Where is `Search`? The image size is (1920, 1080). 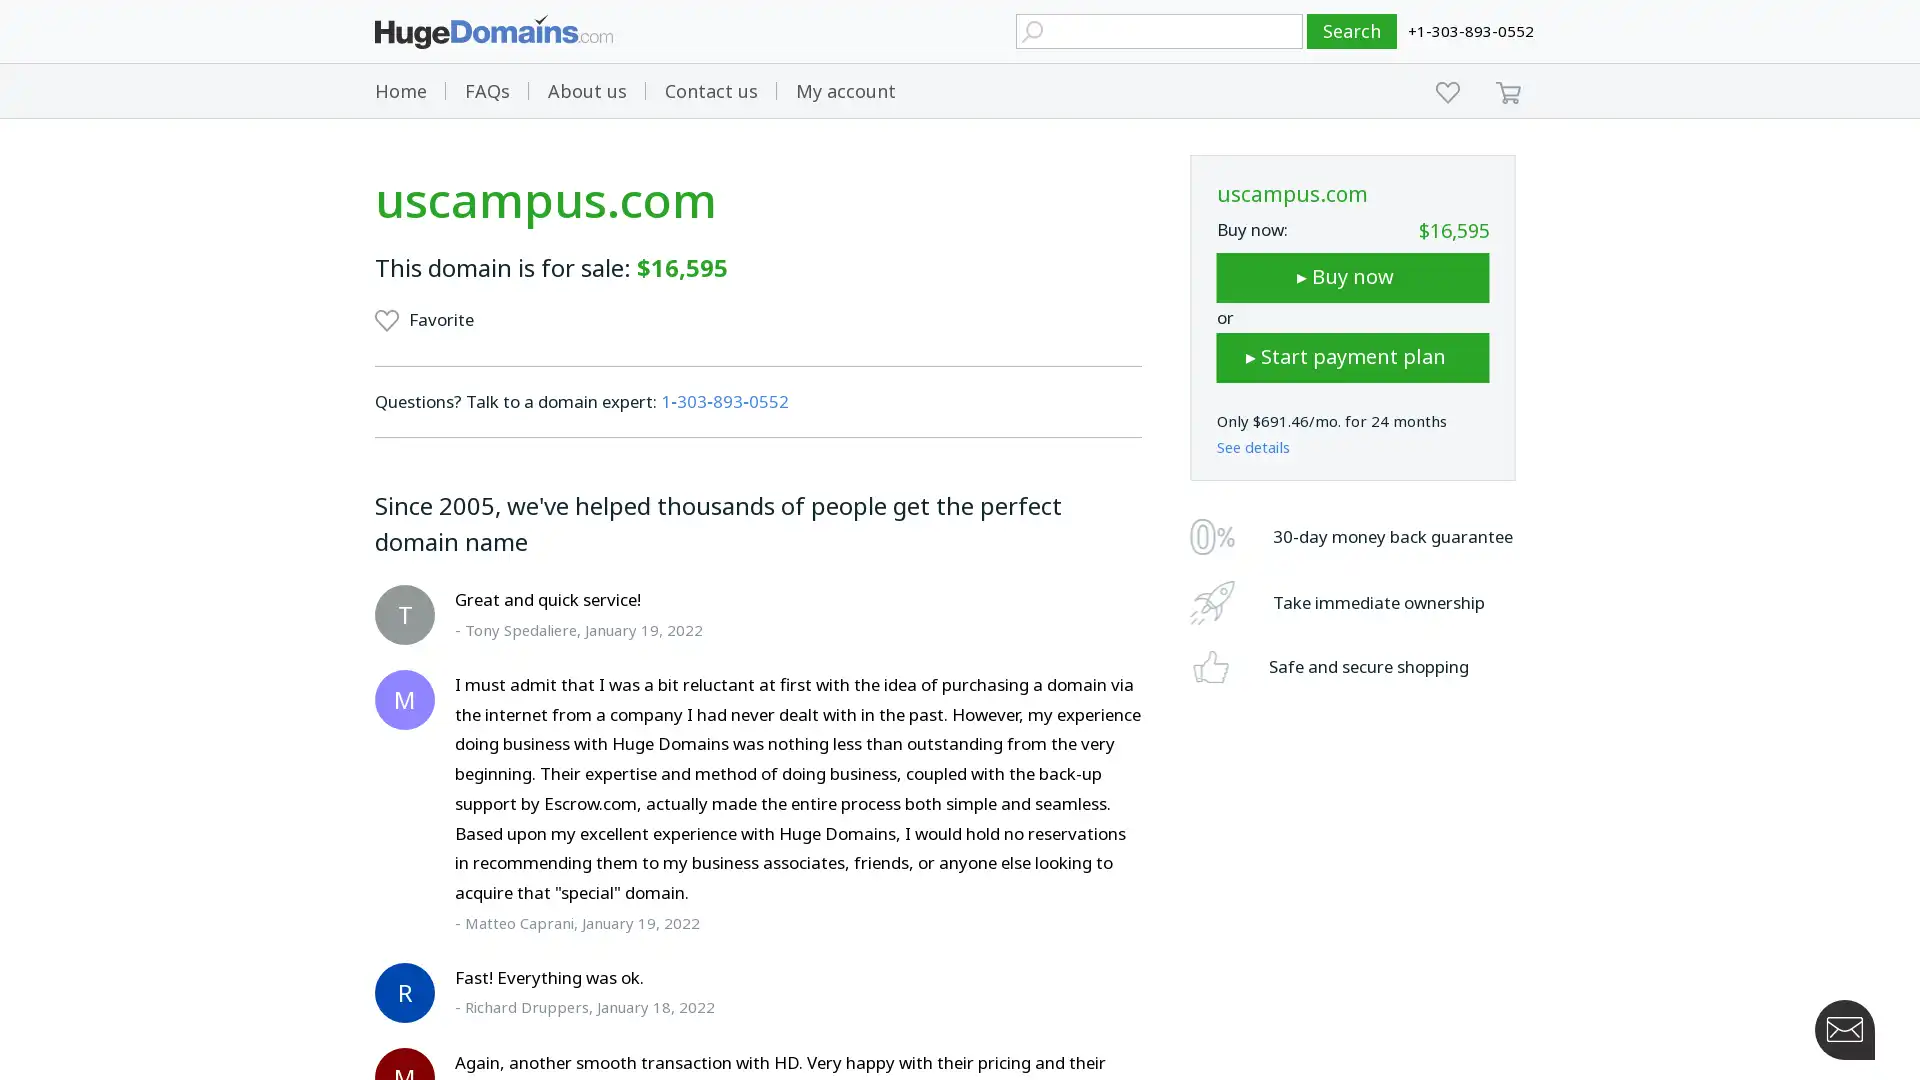
Search is located at coordinates (1352, 31).